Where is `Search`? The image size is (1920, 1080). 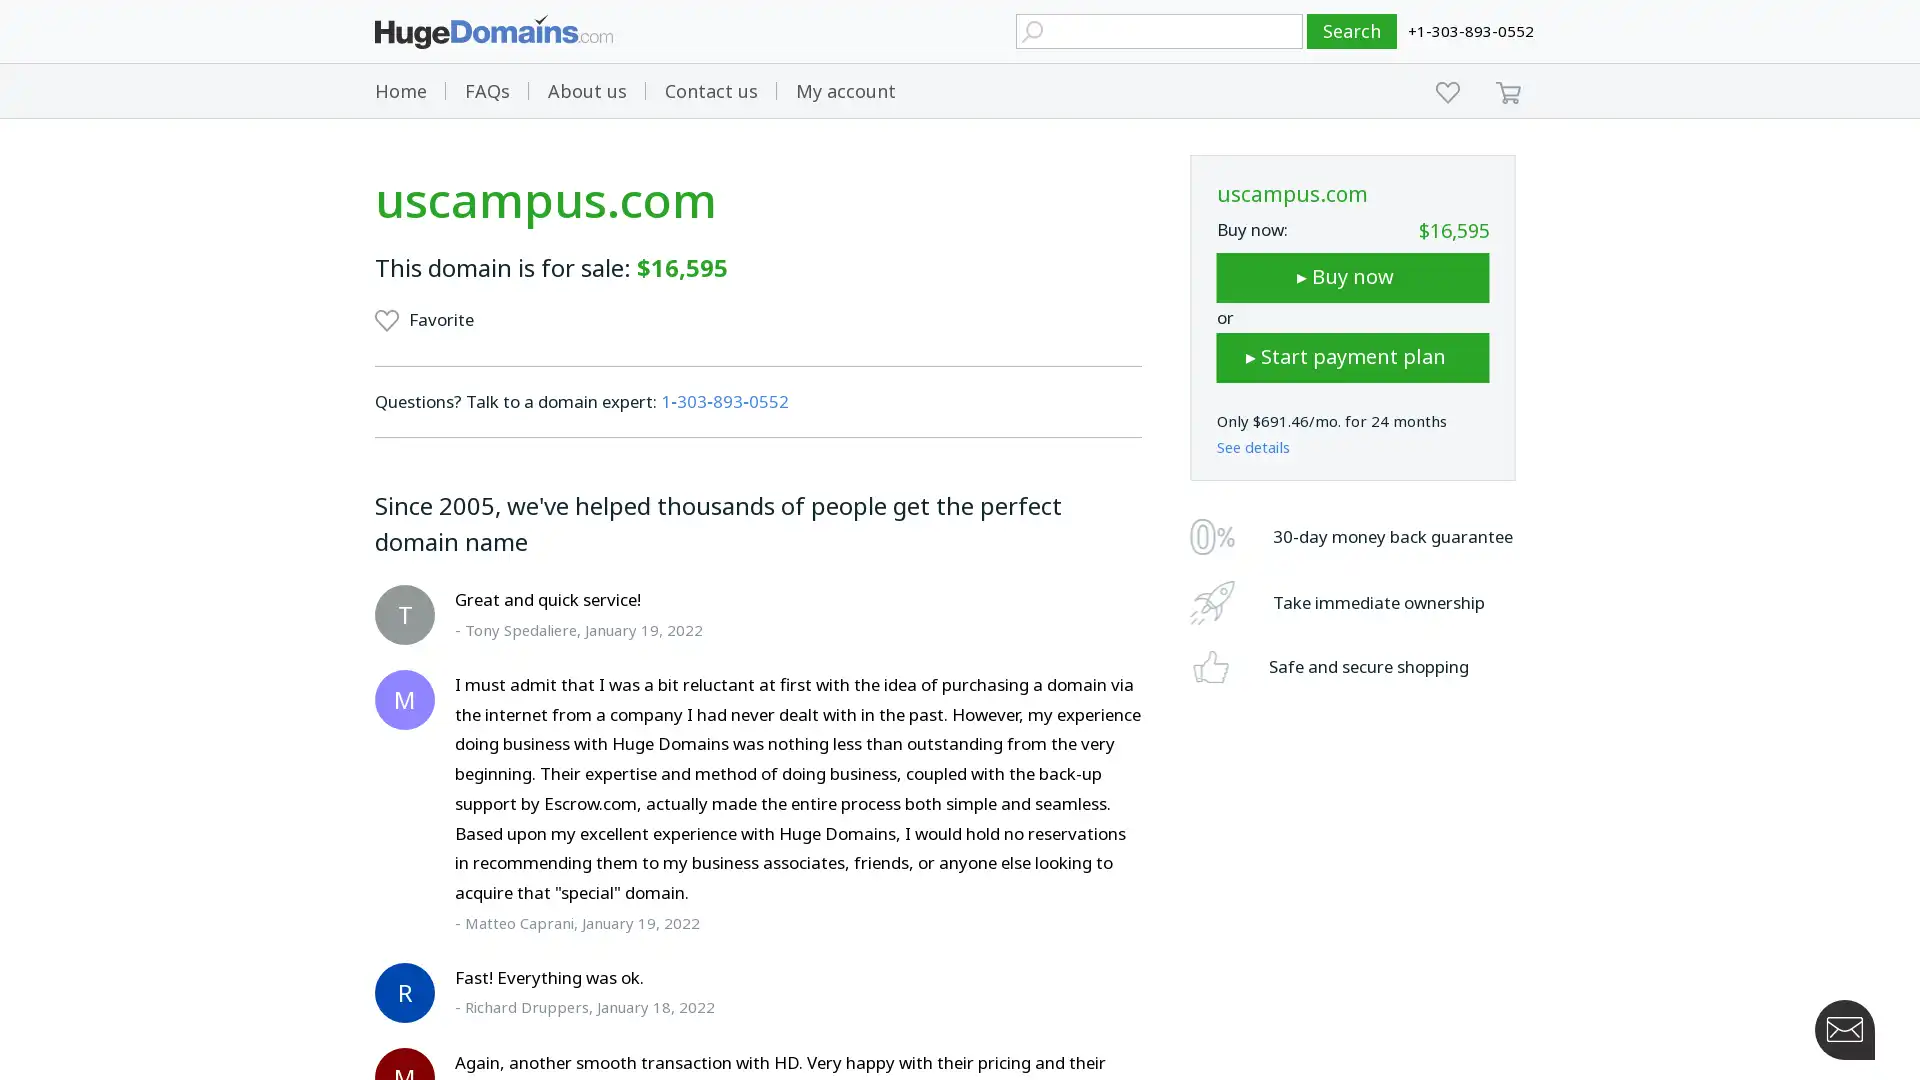
Search is located at coordinates (1352, 31).